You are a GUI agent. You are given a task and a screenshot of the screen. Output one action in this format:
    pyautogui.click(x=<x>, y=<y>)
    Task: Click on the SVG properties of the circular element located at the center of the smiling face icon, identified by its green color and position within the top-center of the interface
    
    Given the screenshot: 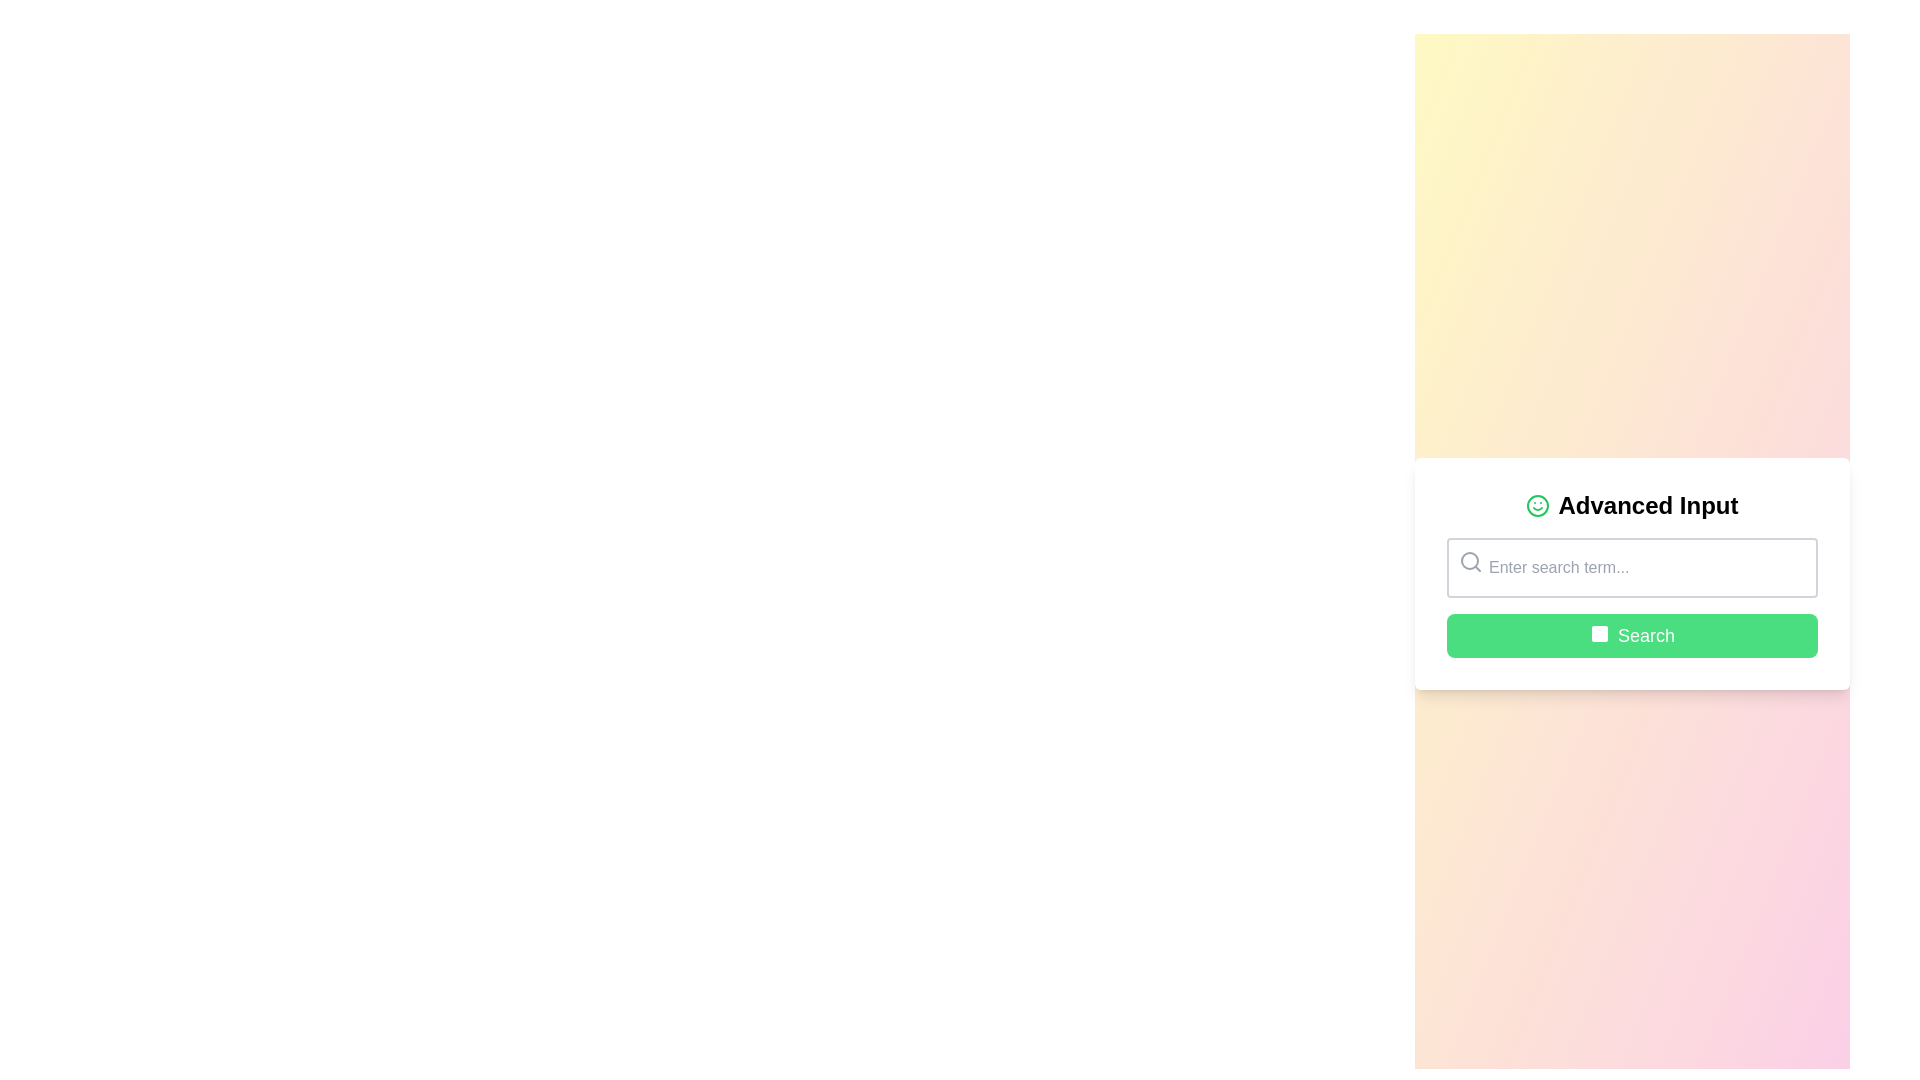 What is the action you would take?
    pyautogui.click(x=1537, y=504)
    